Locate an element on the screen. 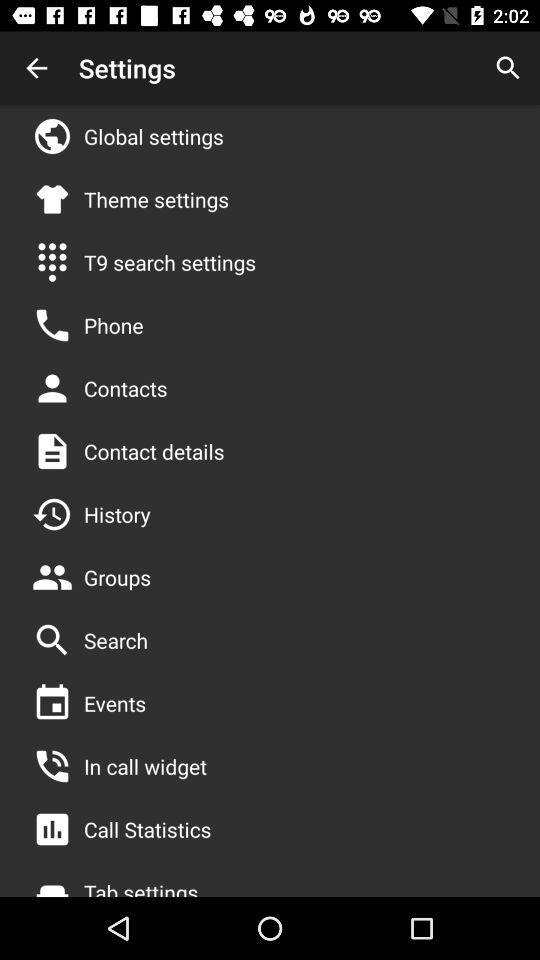 The width and height of the screenshot is (540, 960). phone item is located at coordinates (113, 325).